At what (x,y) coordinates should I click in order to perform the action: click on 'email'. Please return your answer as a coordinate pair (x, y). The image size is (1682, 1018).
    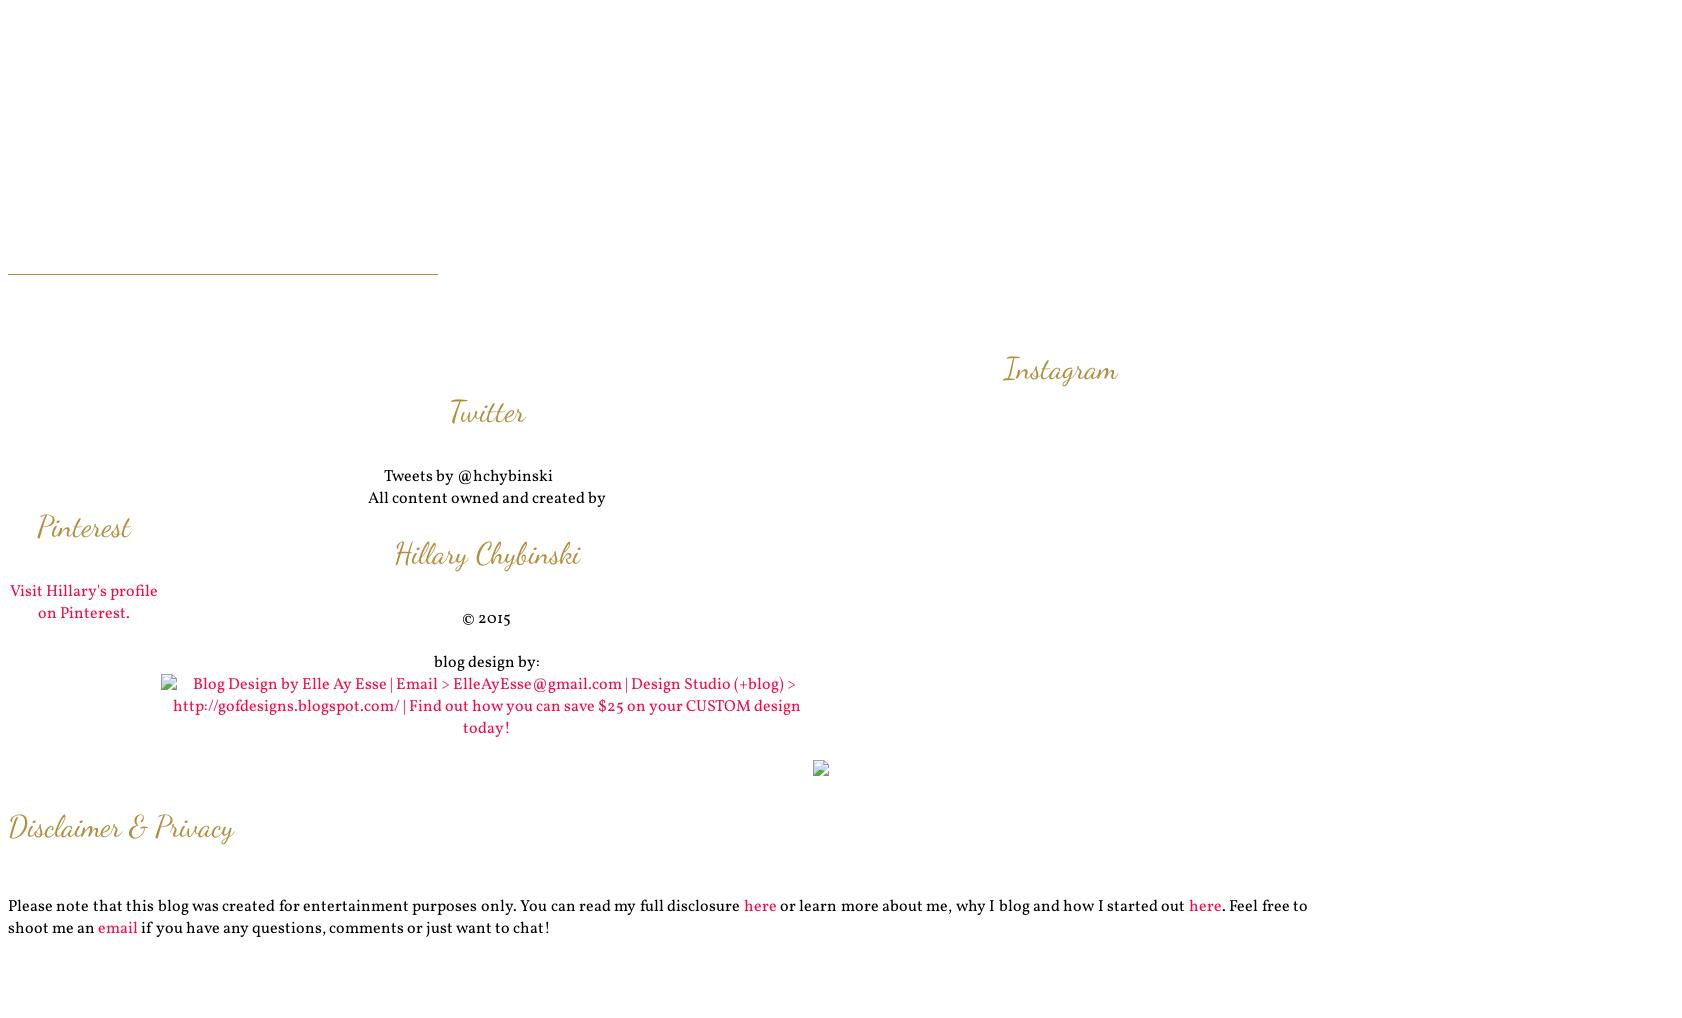
    Looking at the image, I should click on (117, 927).